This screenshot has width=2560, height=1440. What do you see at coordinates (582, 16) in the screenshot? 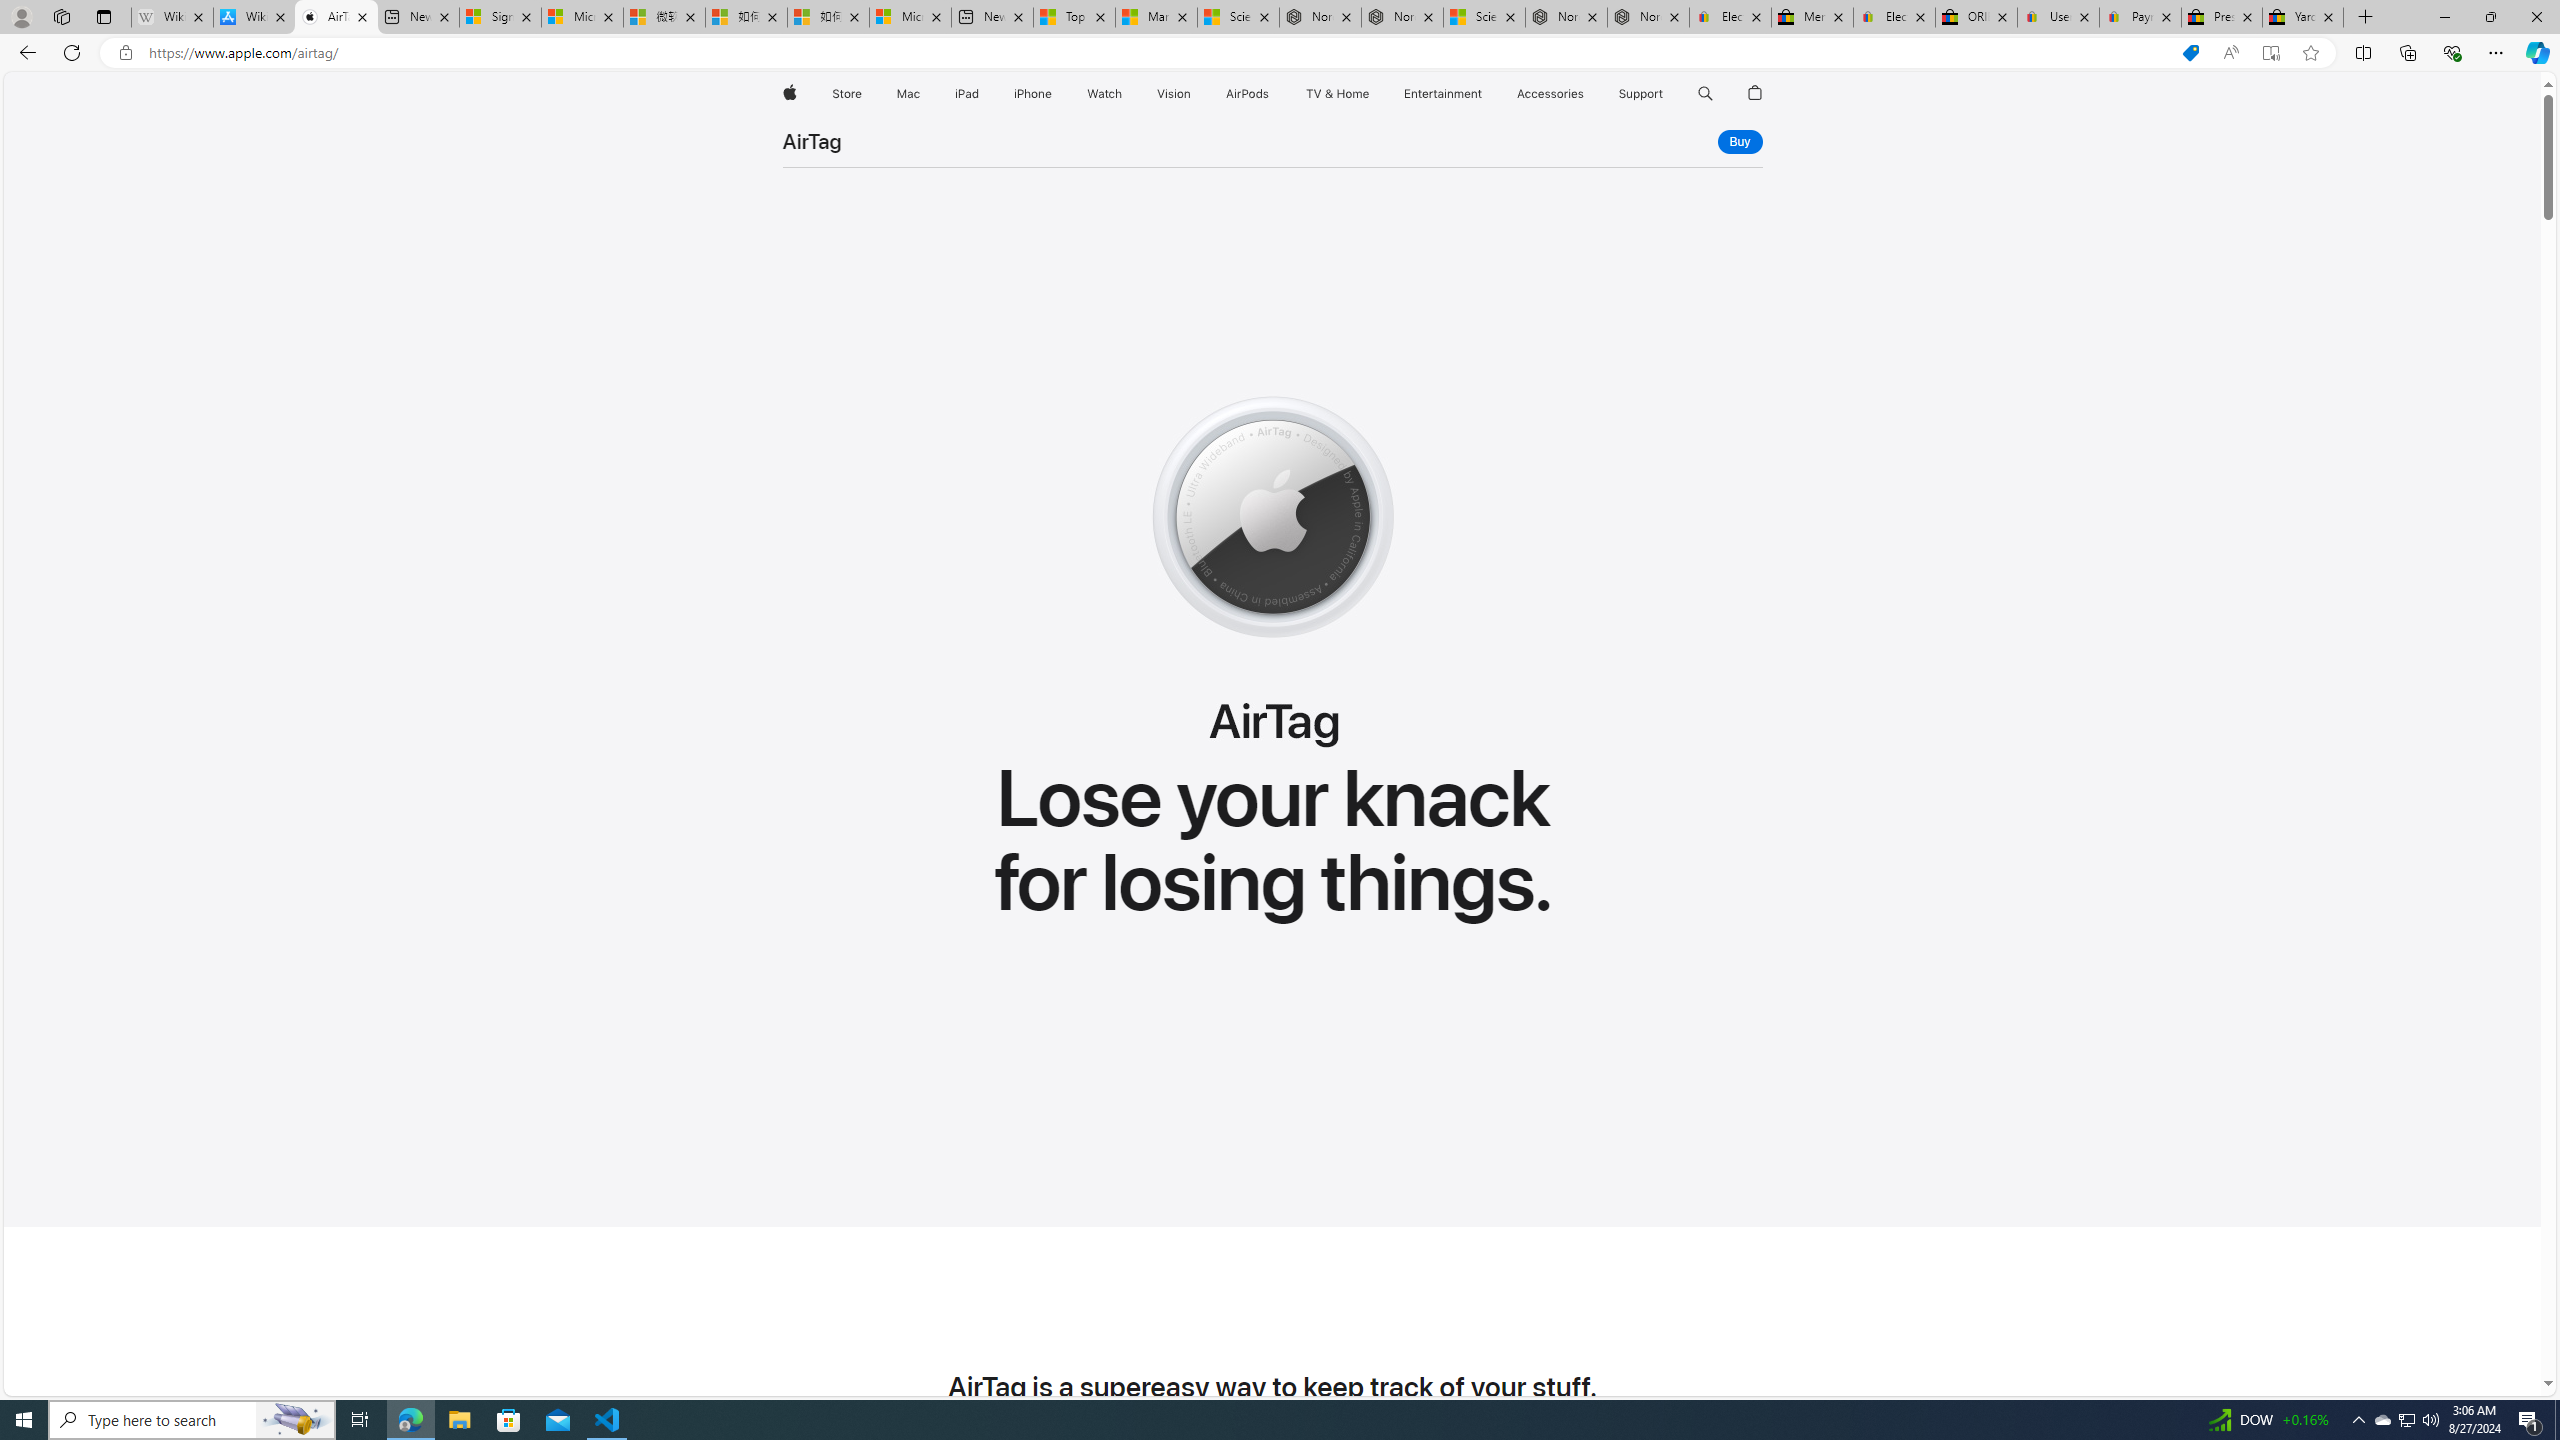
I see `'Microsoft Services Agreement'` at bounding box center [582, 16].